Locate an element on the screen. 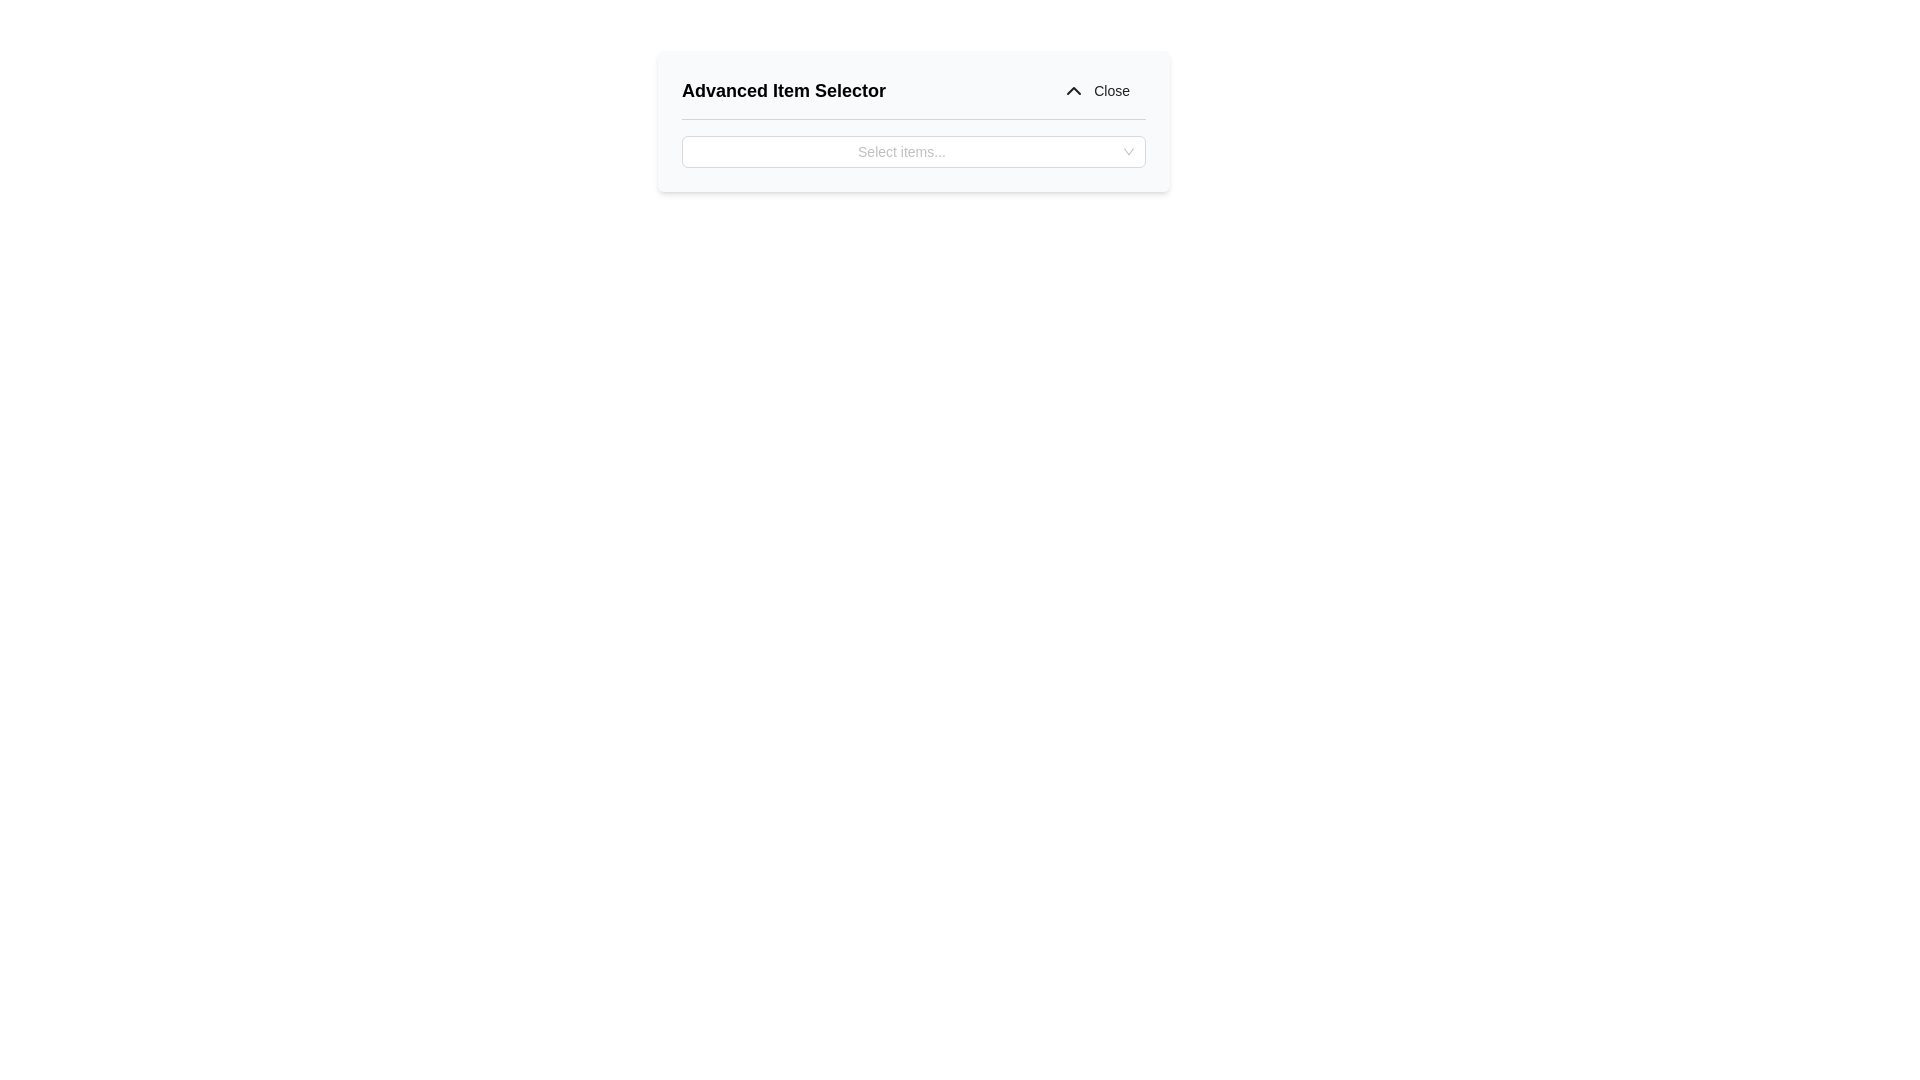 Image resolution: width=1920 pixels, height=1080 pixels. the close button located at the top-right corner of the 'Advanced Item Selector' section is located at coordinates (1095, 91).